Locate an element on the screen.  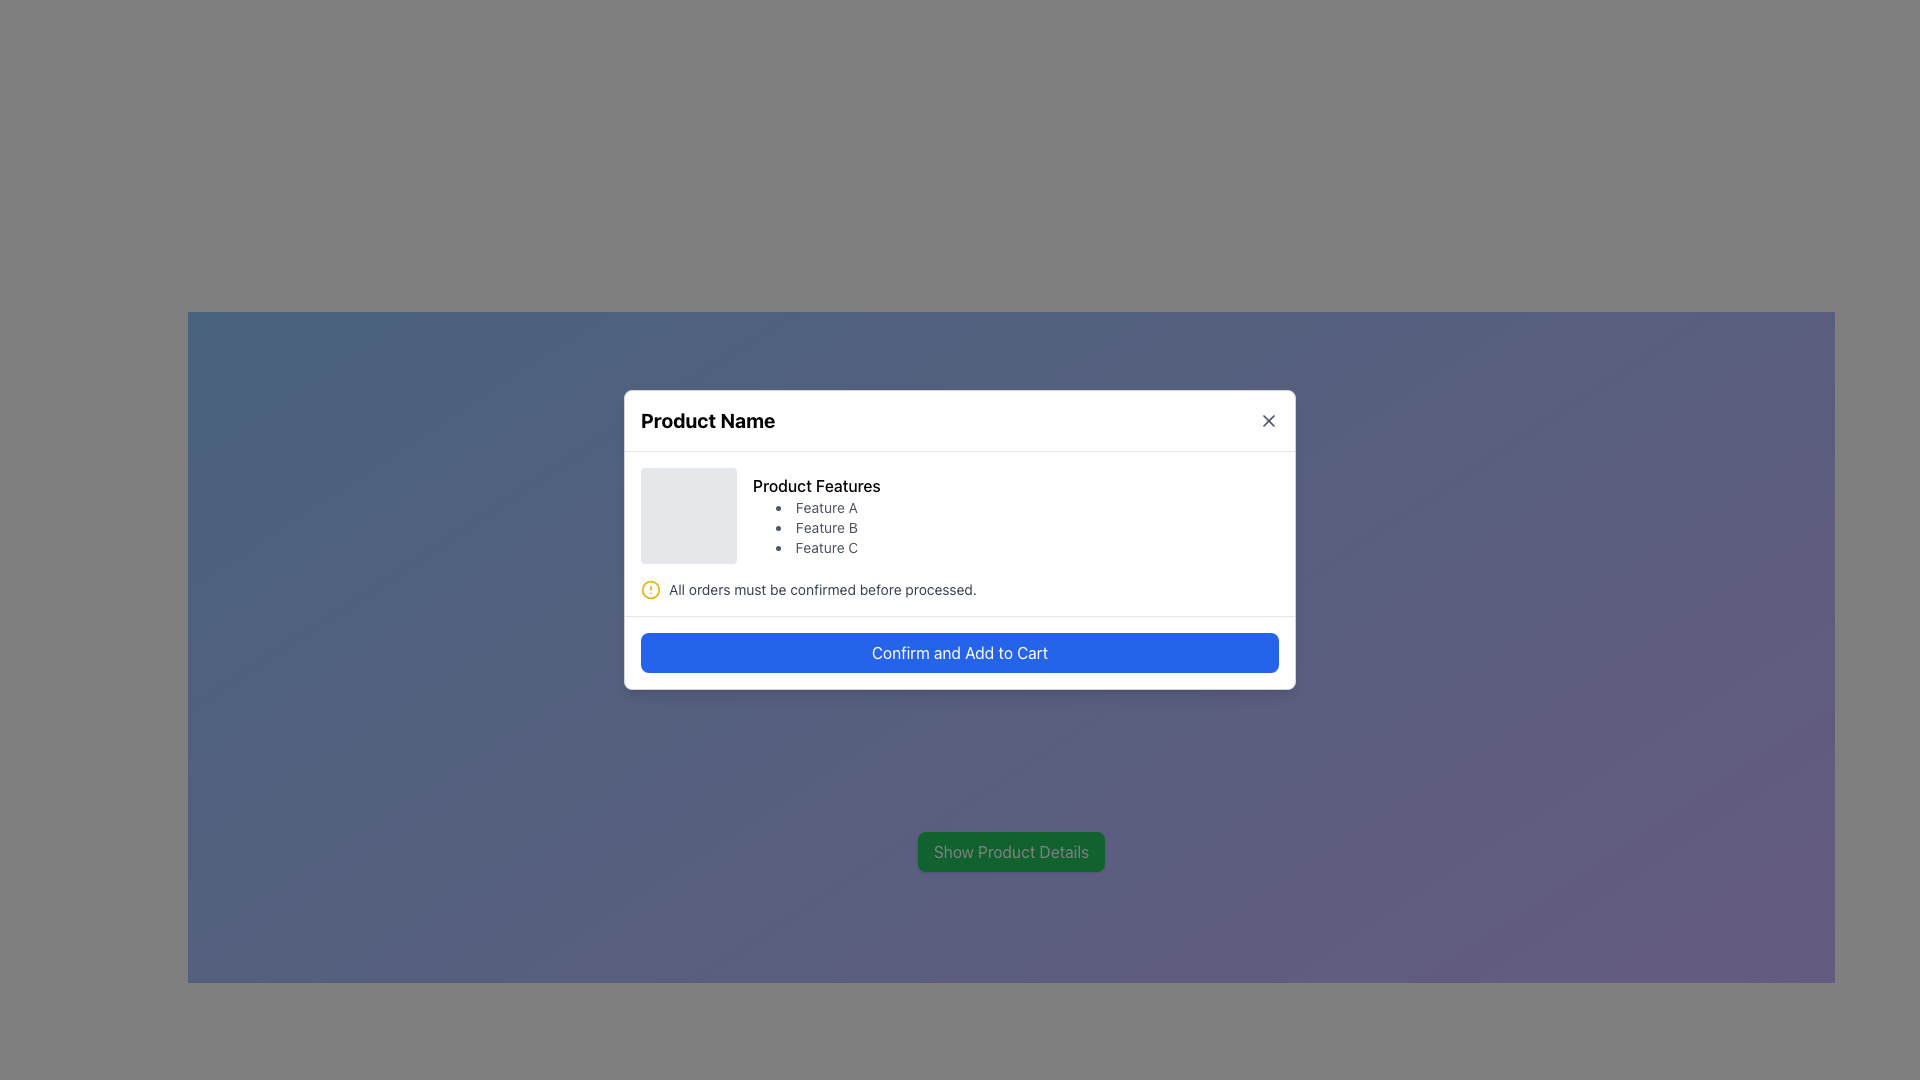
text label that serves as a heading for the product features, located centrally within the modal dialog box is located at coordinates (816, 486).